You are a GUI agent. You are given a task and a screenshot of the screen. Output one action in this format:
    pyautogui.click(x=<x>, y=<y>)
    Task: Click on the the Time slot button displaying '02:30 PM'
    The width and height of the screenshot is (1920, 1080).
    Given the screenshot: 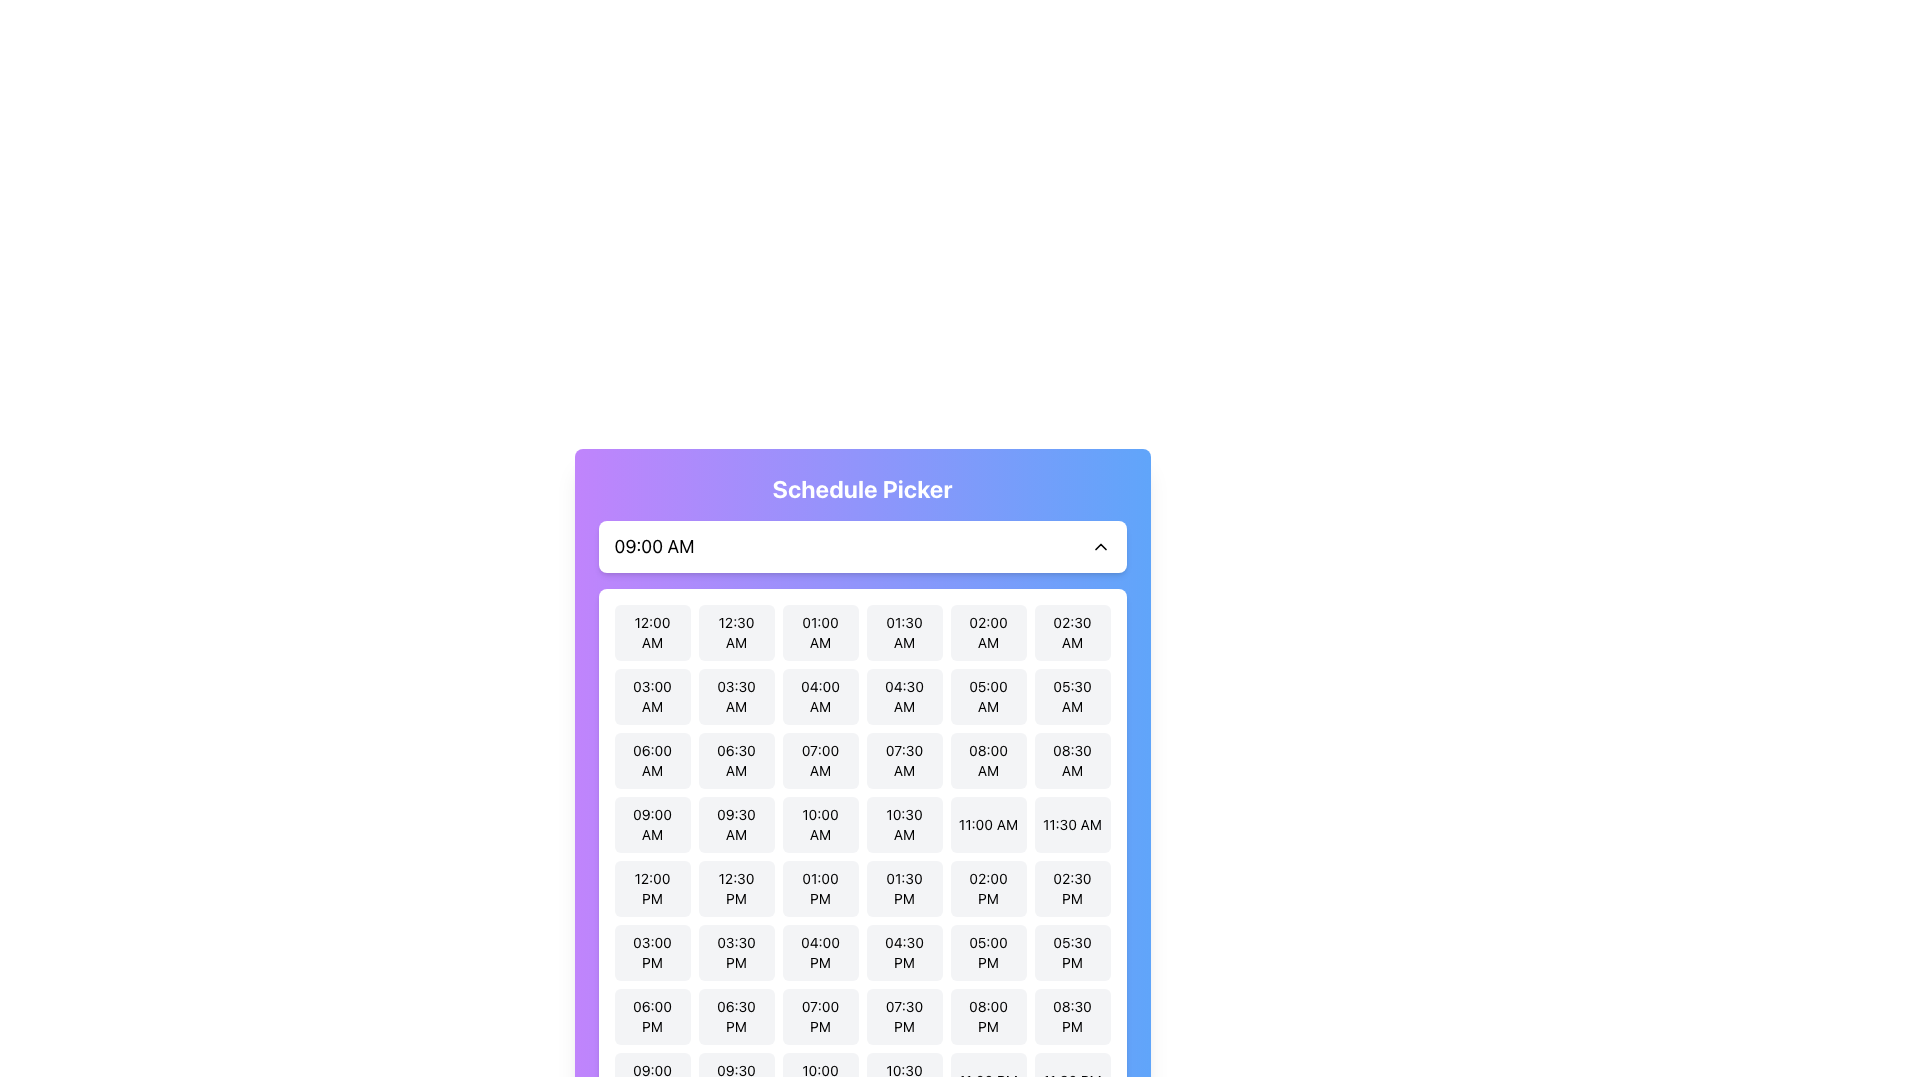 What is the action you would take?
    pyautogui.click(x=1071, y=887)
    